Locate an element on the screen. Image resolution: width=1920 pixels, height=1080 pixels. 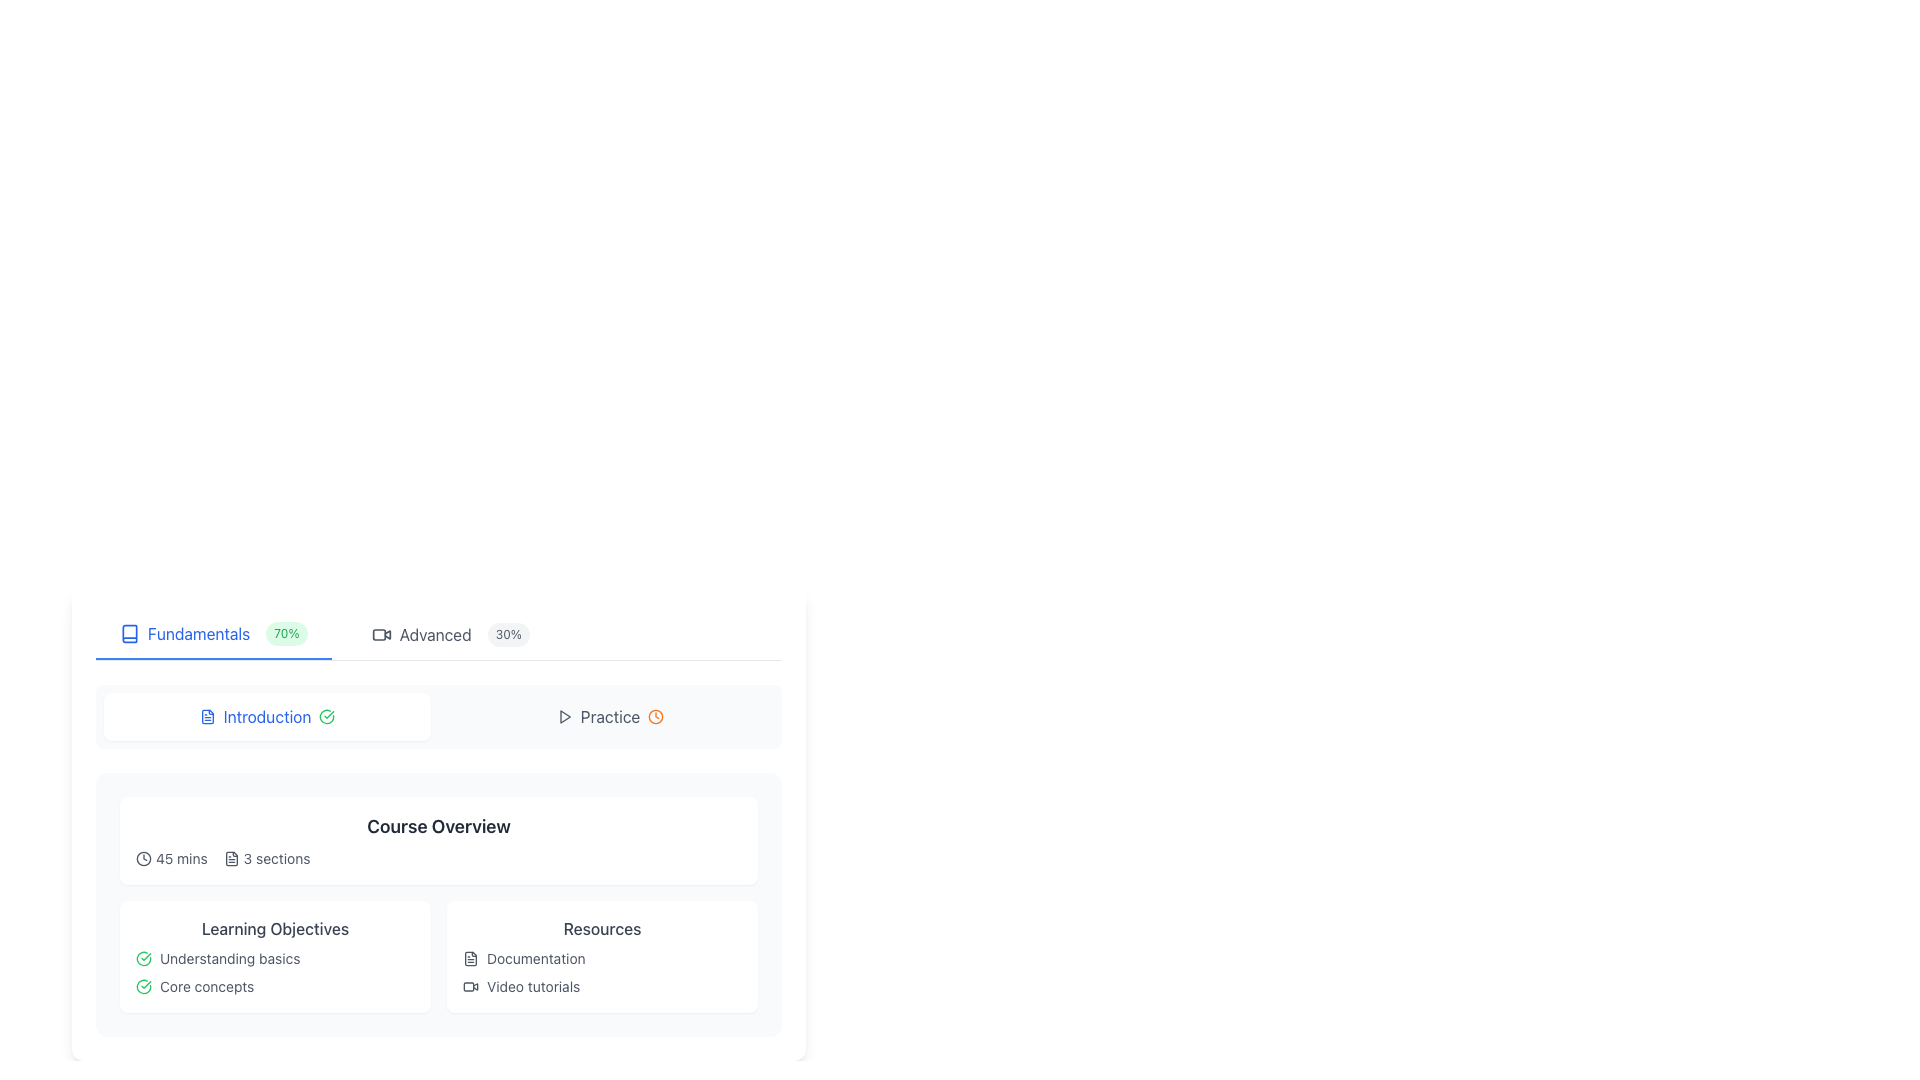
the text element reading 'Understanding basics' with a green checkmark icon located in the 'Learning Objectives' section of the Course Overview panel is located at coordinates (274, 958).